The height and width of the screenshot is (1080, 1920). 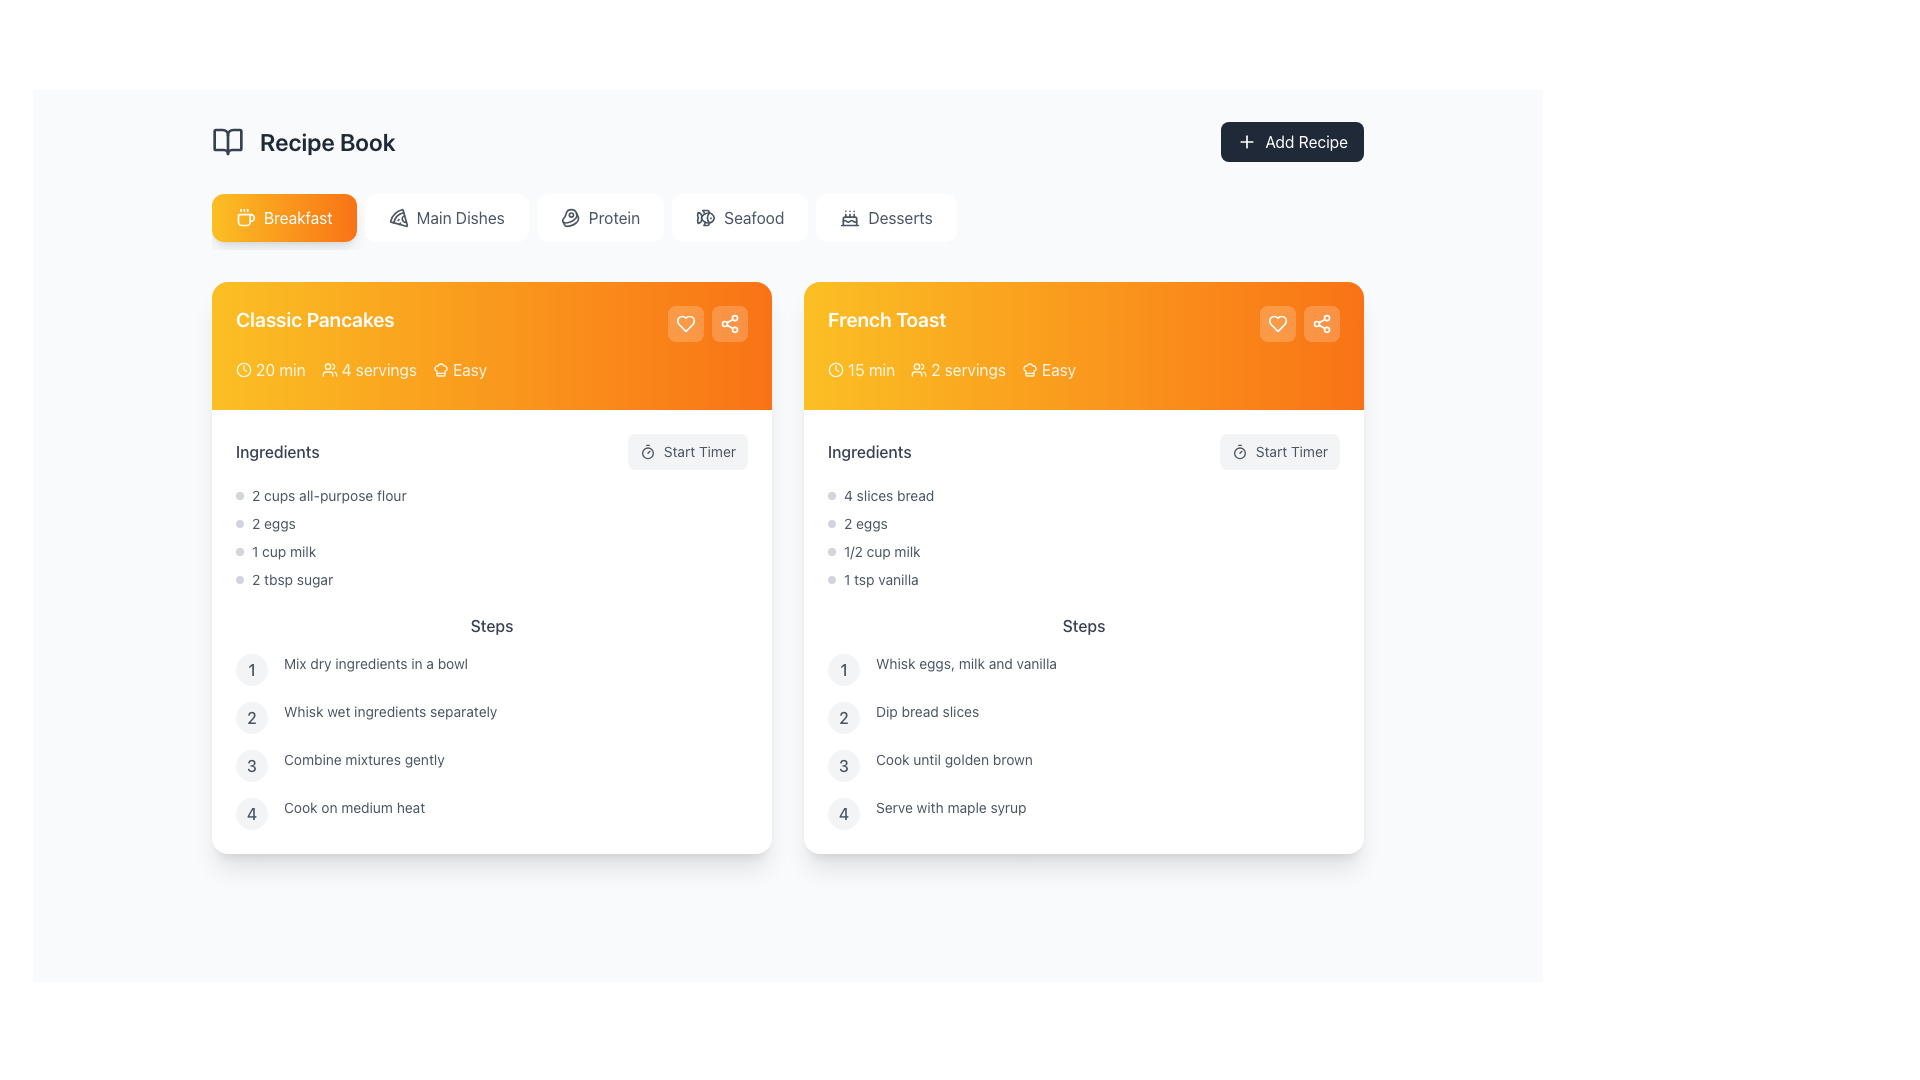 What do you see at coordinates (243, 370) in the screenshot?
I see `the clock icon representing the preparation time for the 'Classic Pancakes' recipe, which is located leftmost in the metadata icons line` at bounding box center [243, 370].